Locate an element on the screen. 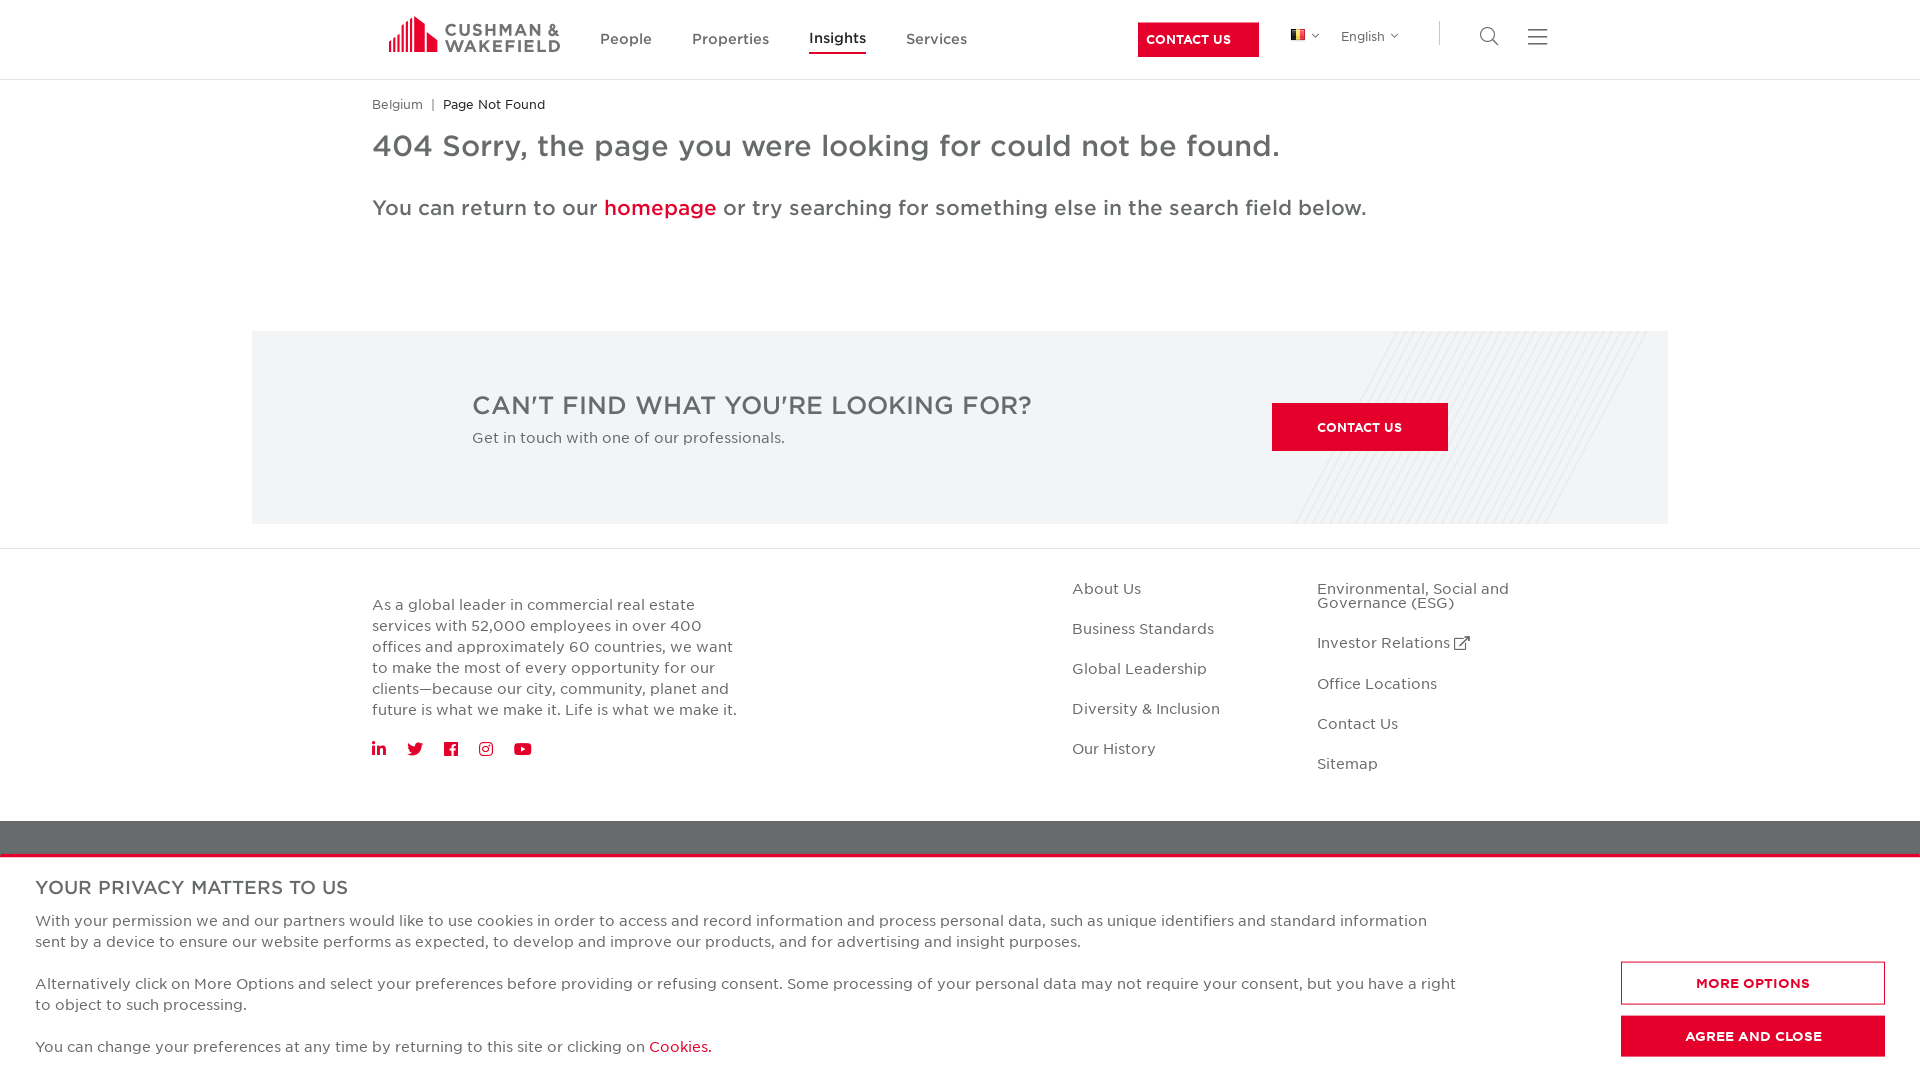 The width and height of the screenshot is (1920, 1080). 'Services' is located at coordinates (935, 40).